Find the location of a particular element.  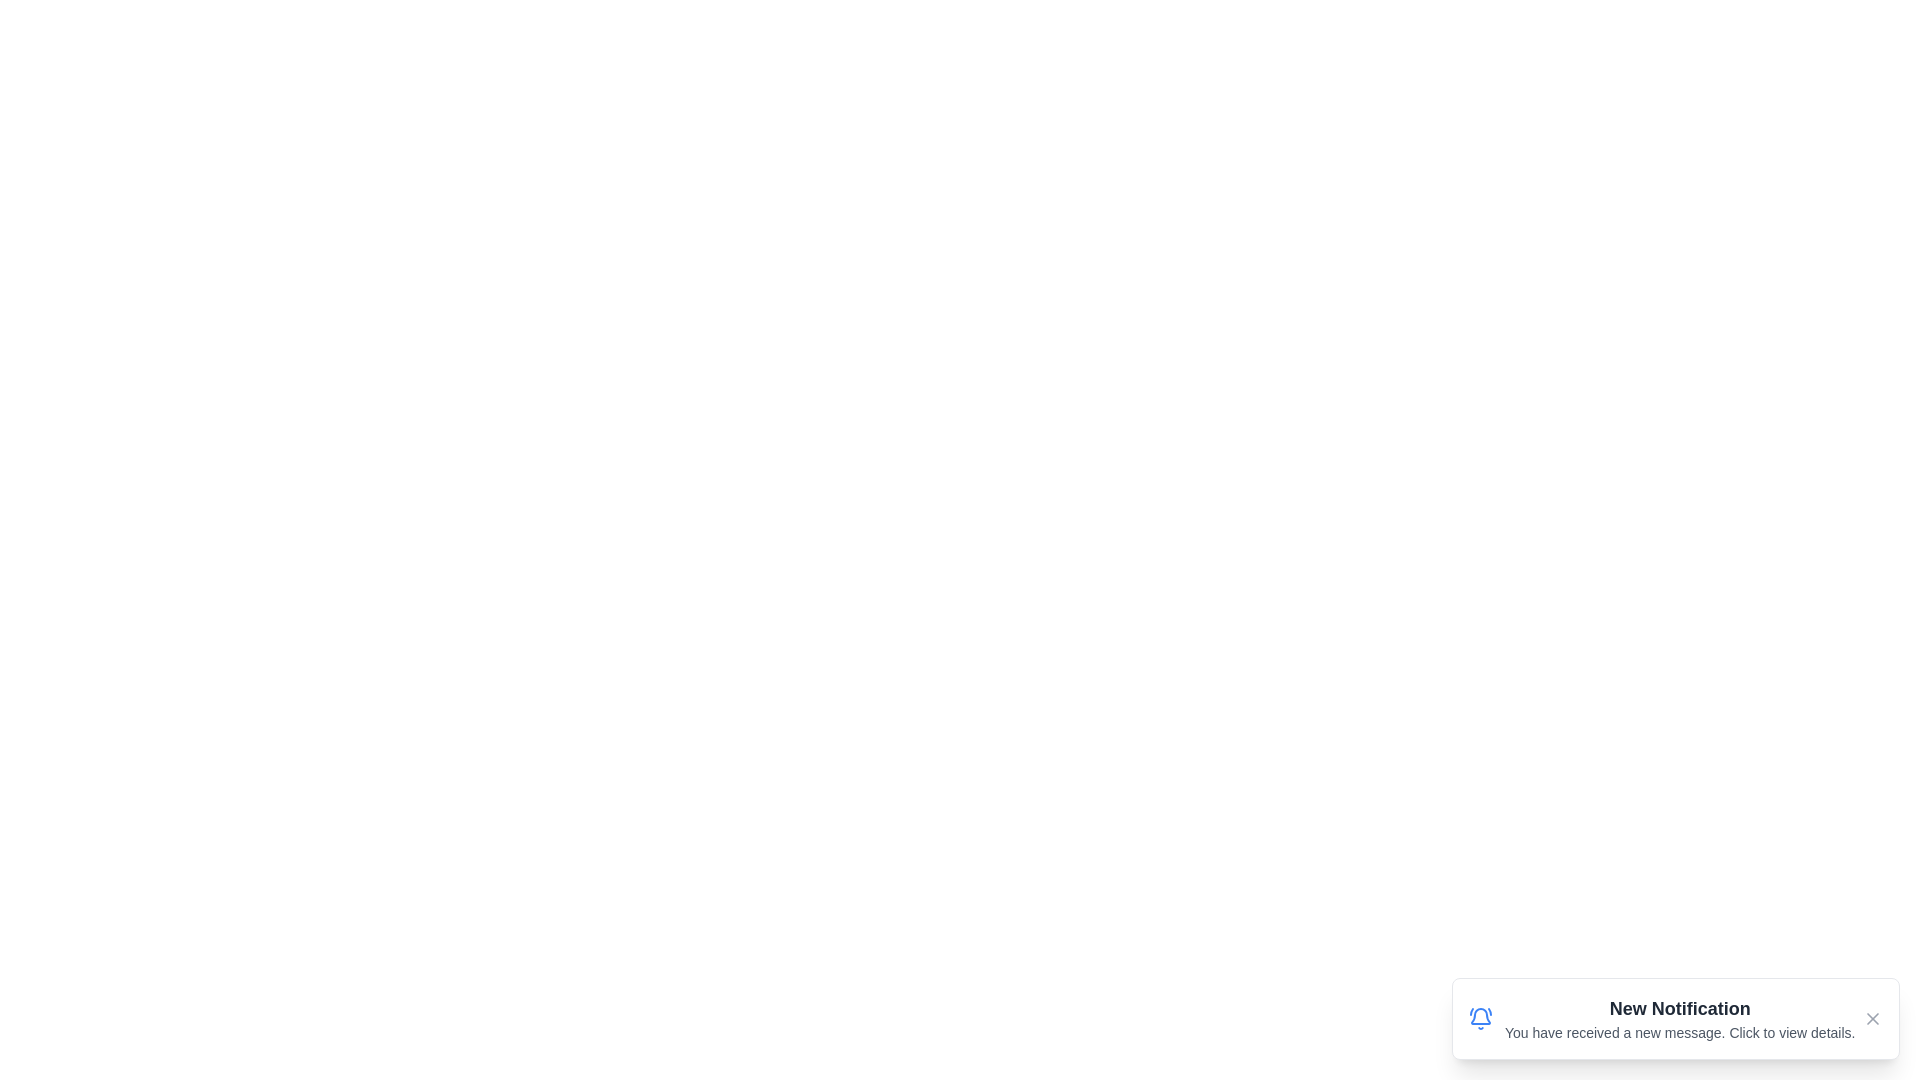

the gray 'x' icon button located at the top-right corner of the 'New Notification' box is located at coordinates (1871, 1018).